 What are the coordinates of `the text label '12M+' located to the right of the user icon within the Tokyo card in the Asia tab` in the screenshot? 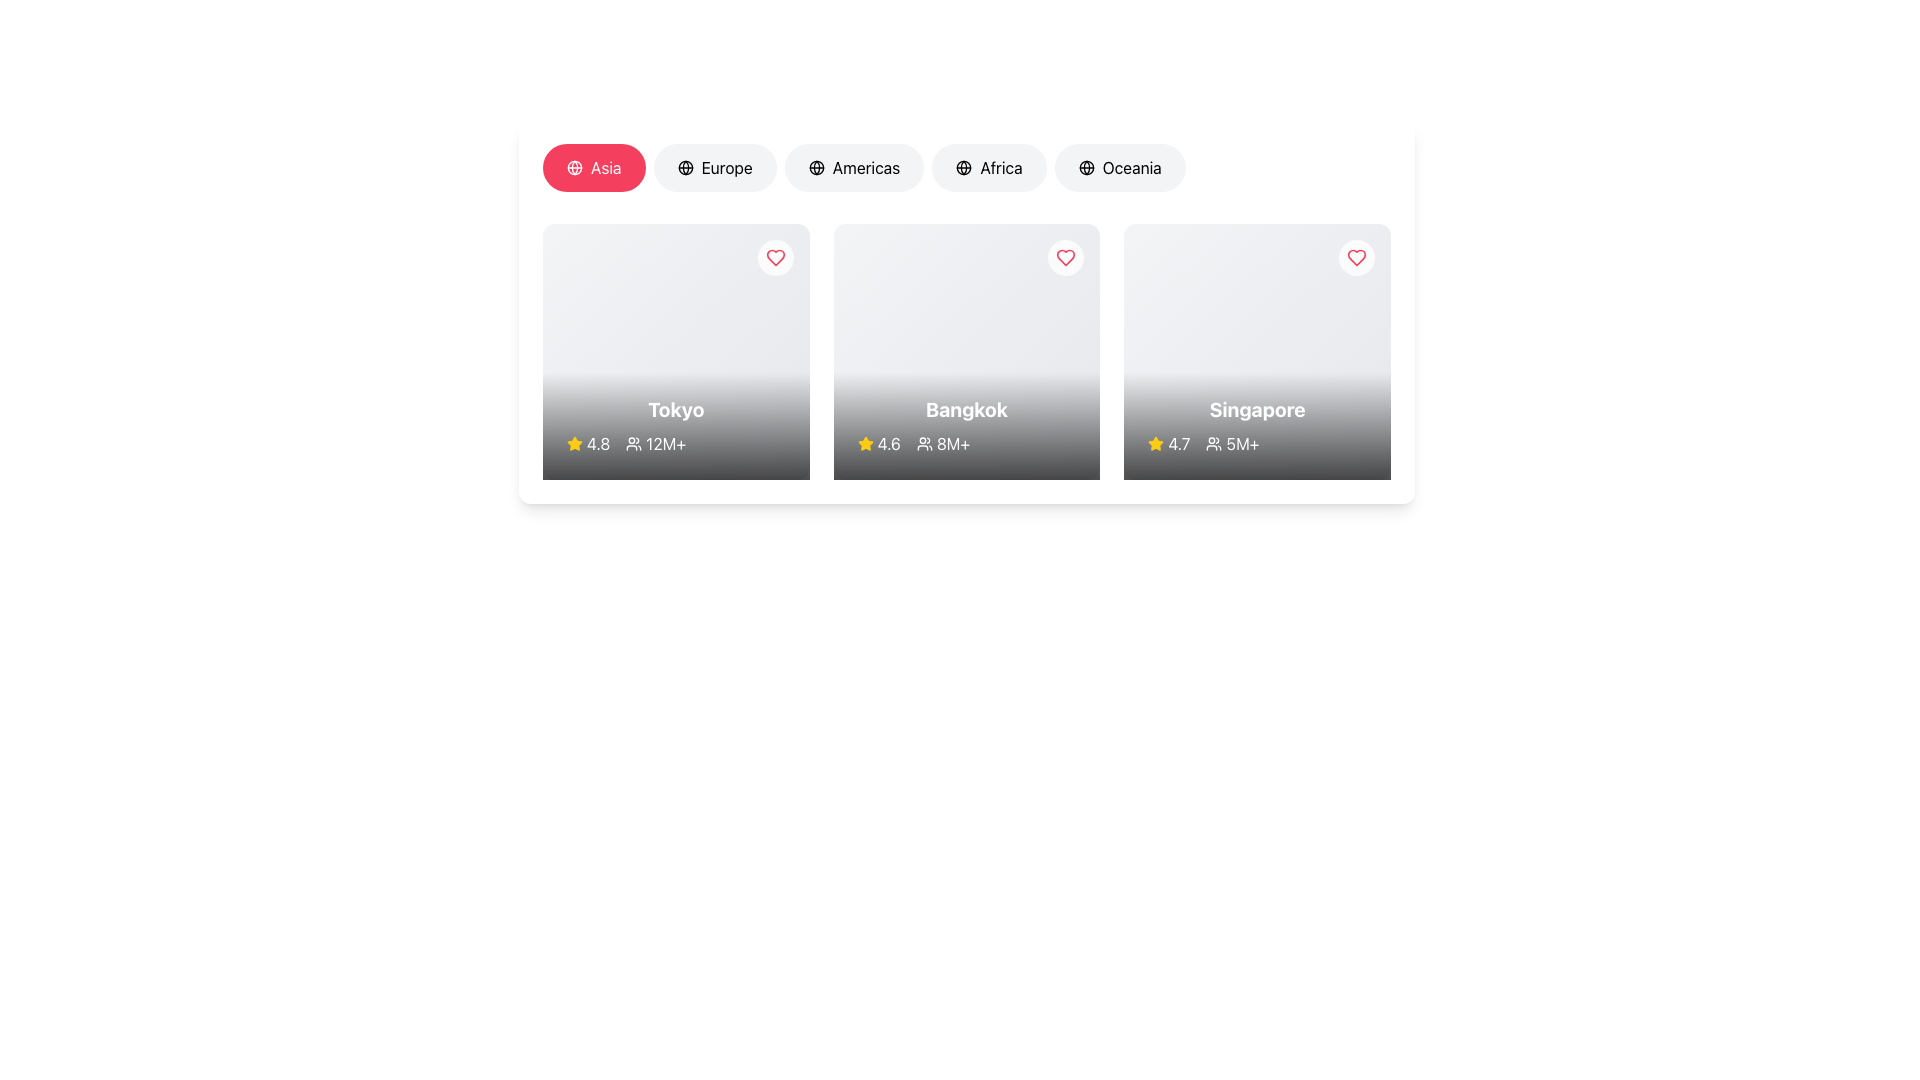 It's located at (676, 442).